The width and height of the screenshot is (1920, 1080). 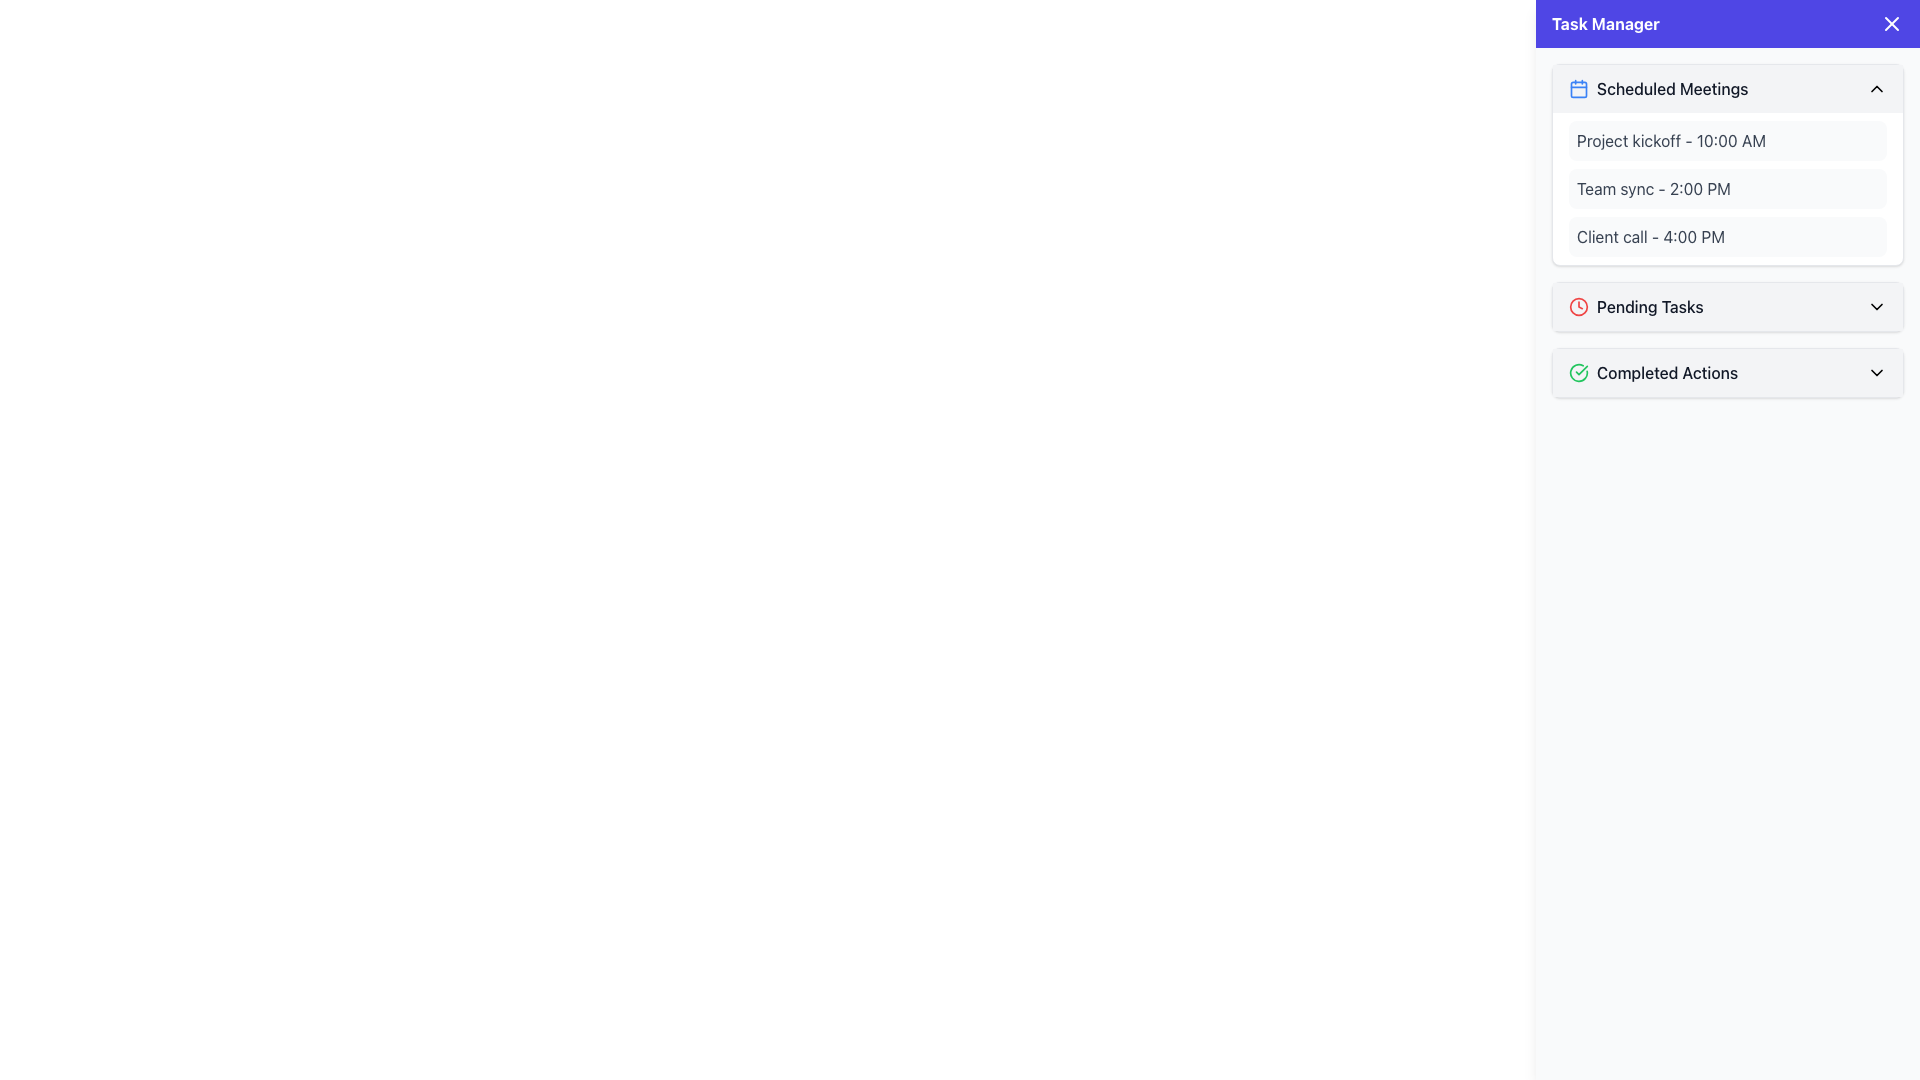 I want to click on the toggle button for the 'Completed Actions' section of the collapsible panel, located on the right side of the interface, so click(x=1875, y=373).